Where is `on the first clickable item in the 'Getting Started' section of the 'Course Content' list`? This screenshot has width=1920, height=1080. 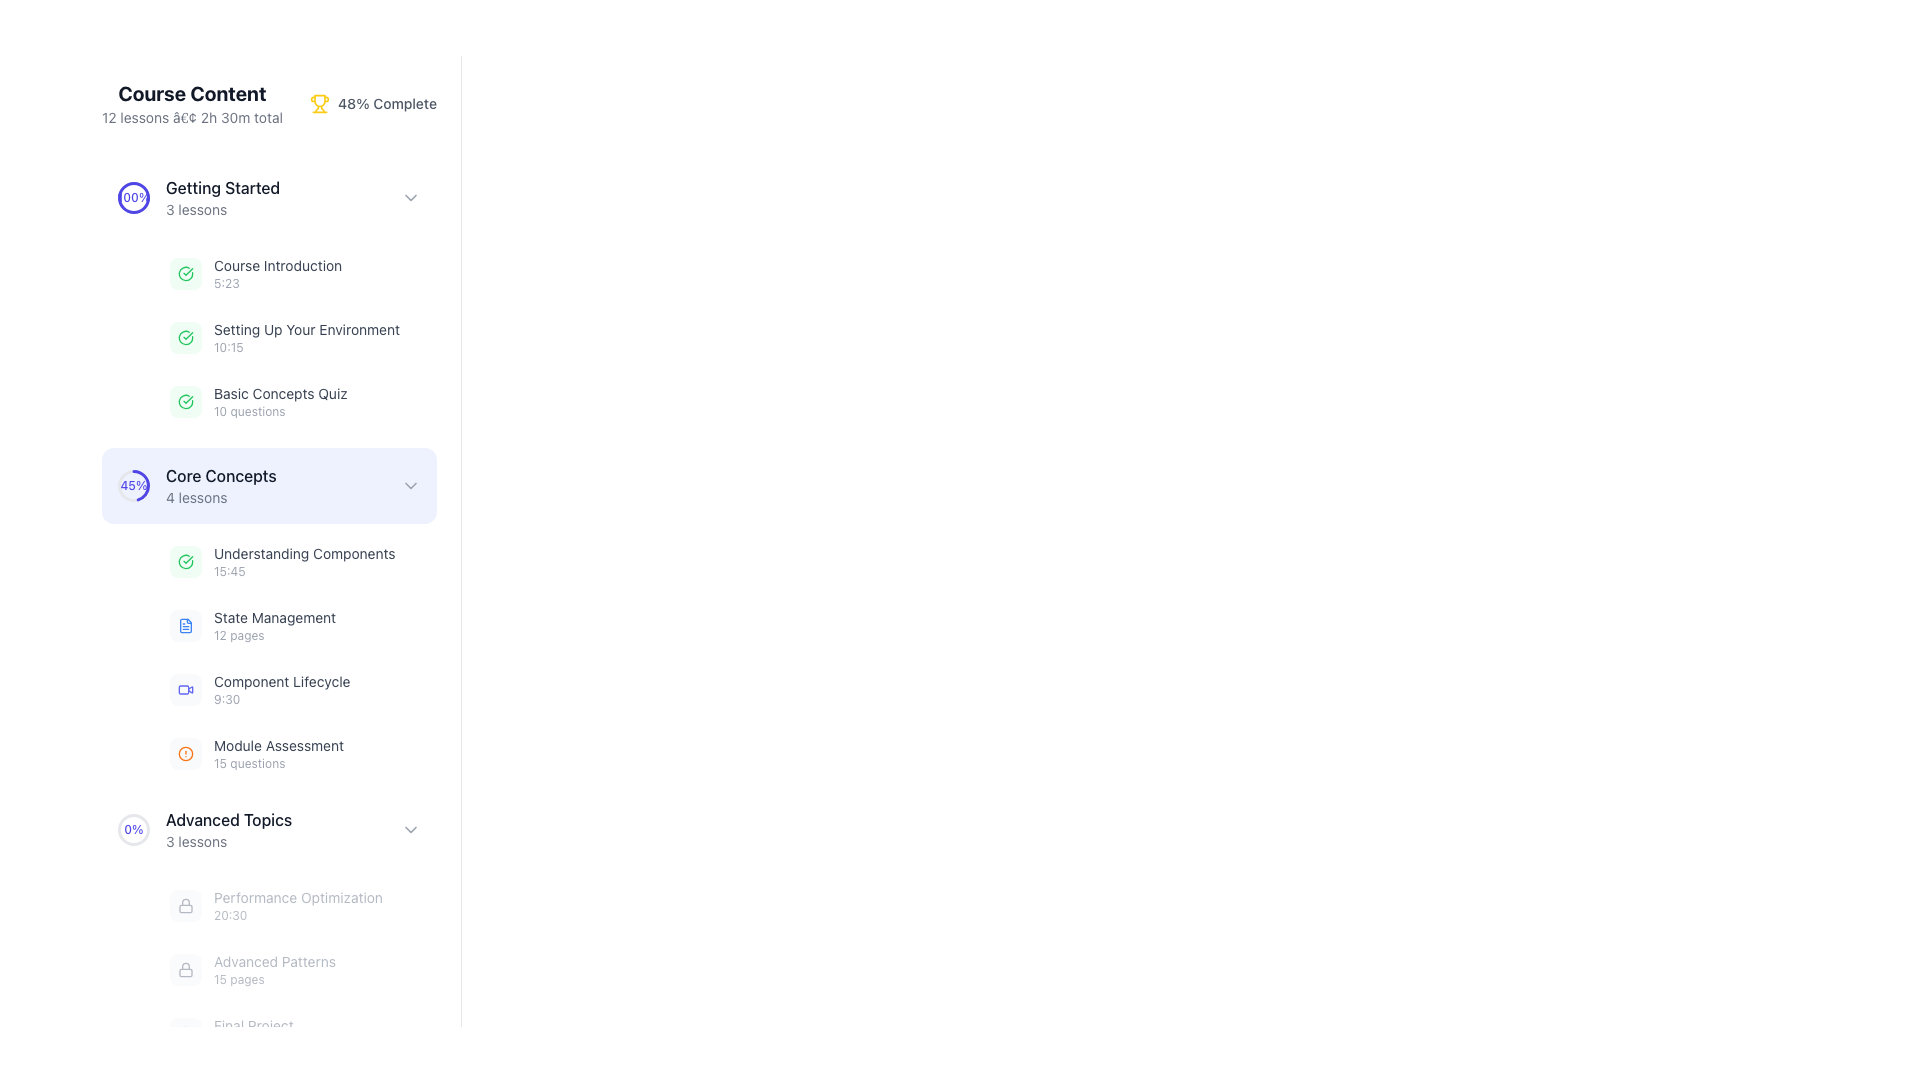 on the first clickable item in the 'Getting Started' section of the 'Course Content' list is located at coordinates (296, 273).